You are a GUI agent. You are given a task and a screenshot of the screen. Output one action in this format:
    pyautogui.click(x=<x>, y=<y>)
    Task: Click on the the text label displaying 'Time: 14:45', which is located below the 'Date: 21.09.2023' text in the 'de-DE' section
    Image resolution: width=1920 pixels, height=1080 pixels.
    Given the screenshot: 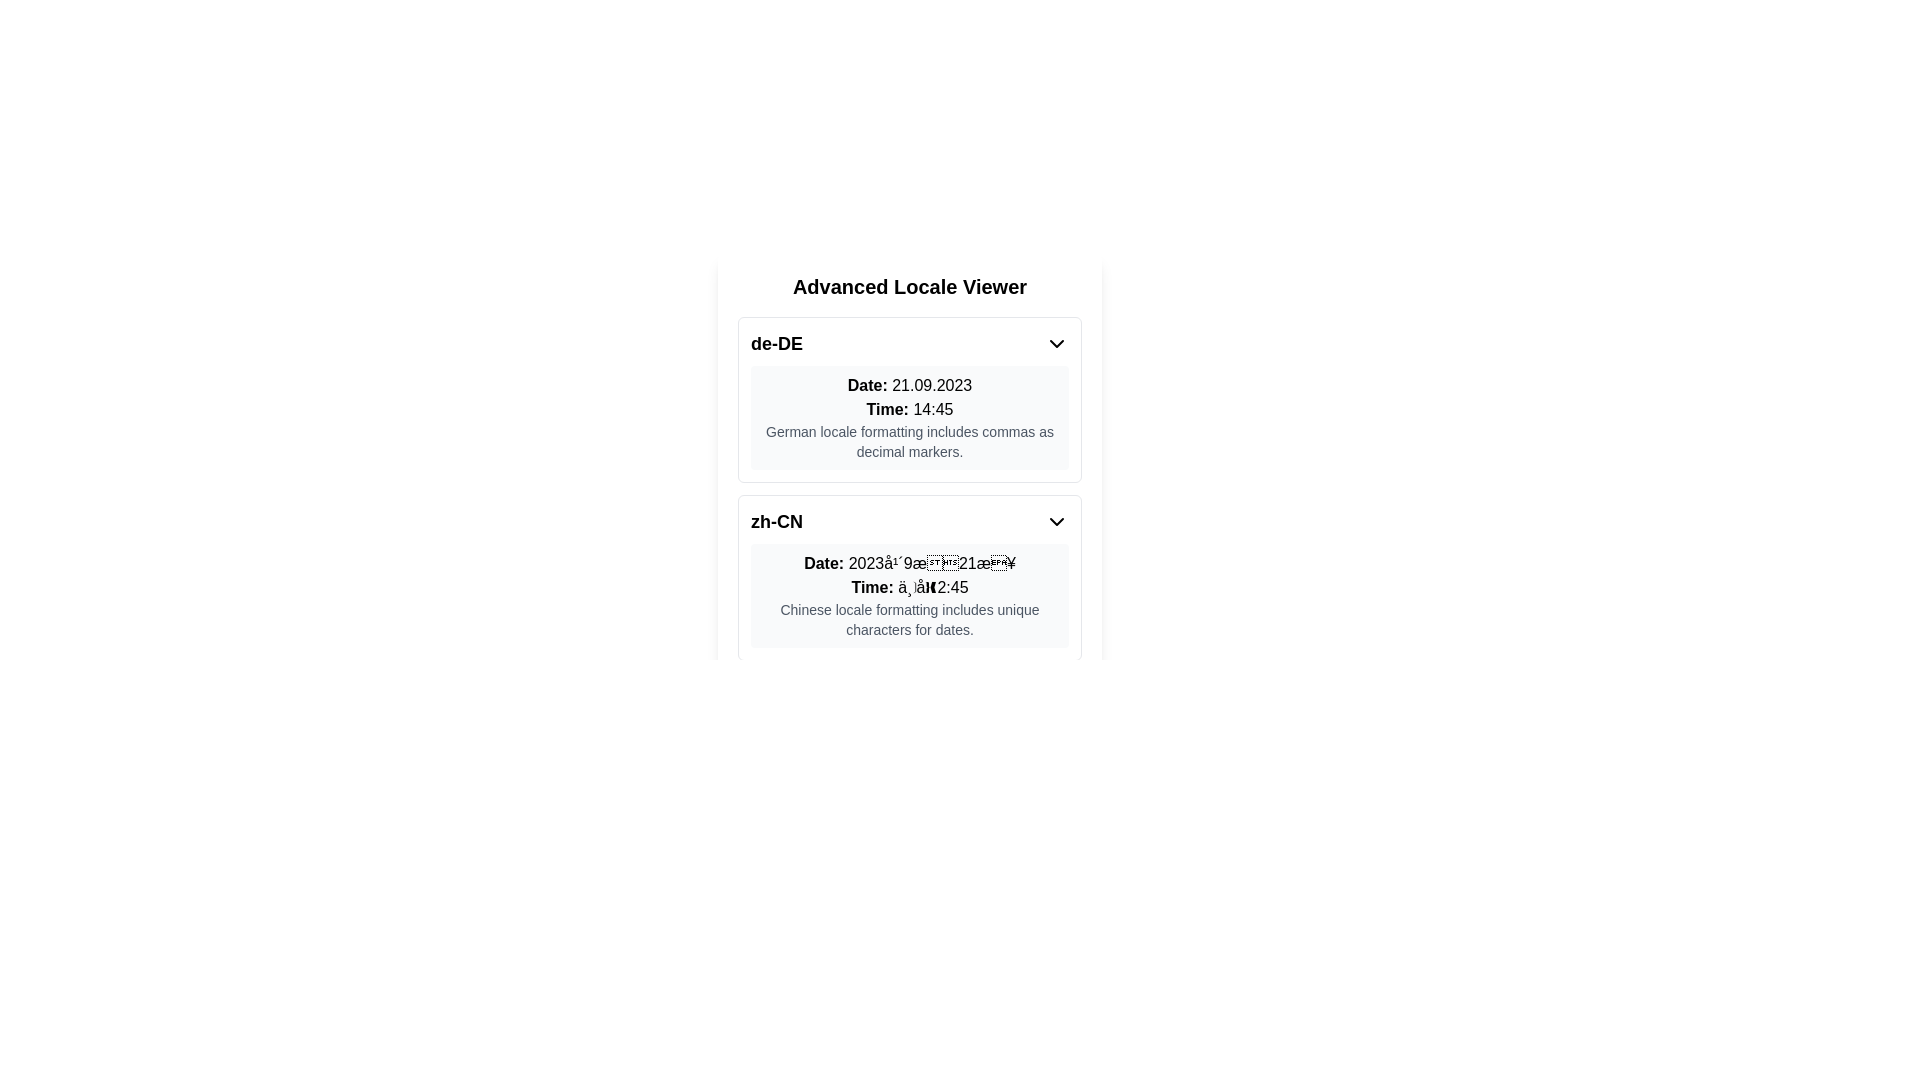 What is the action you would take?
    pyautogui.click(x=909, y=408)
    